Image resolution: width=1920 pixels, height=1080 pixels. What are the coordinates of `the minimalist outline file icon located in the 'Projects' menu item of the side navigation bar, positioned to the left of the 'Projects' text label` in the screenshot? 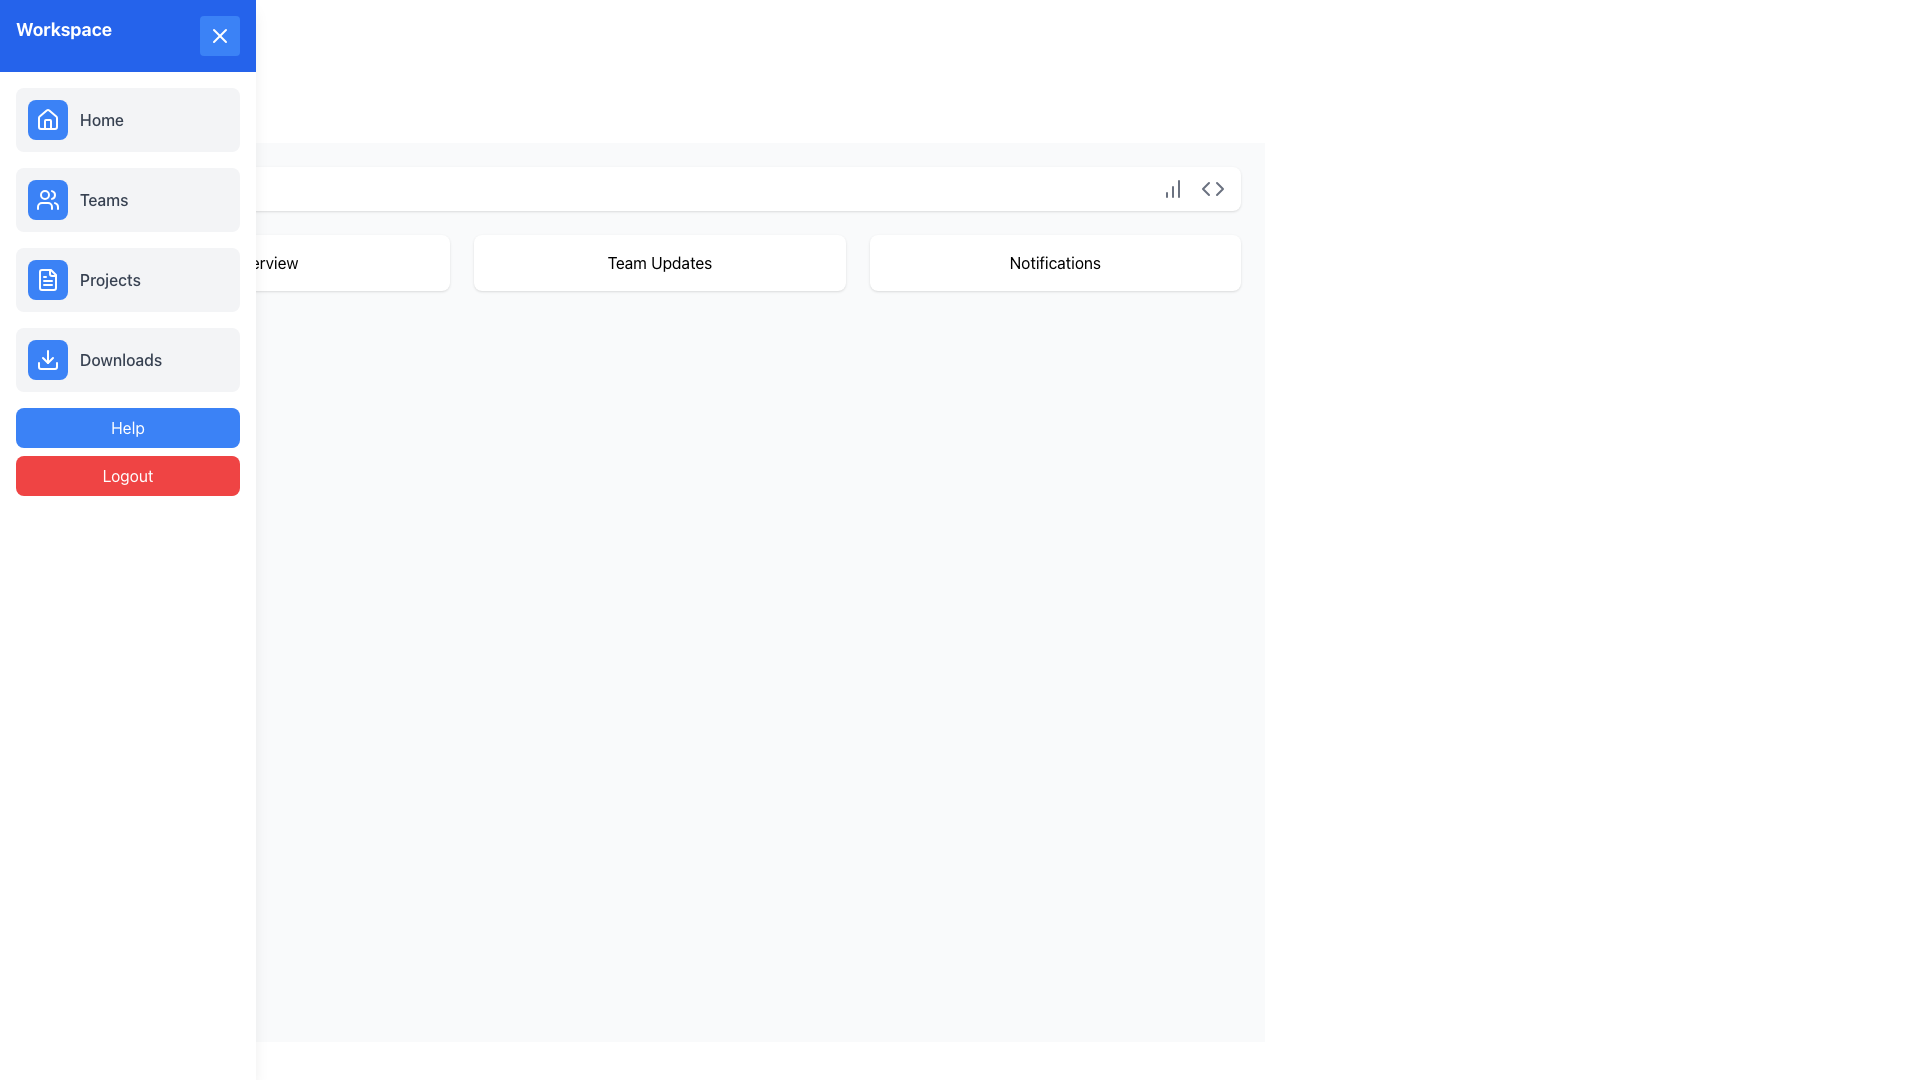 It's located at (48, 280).